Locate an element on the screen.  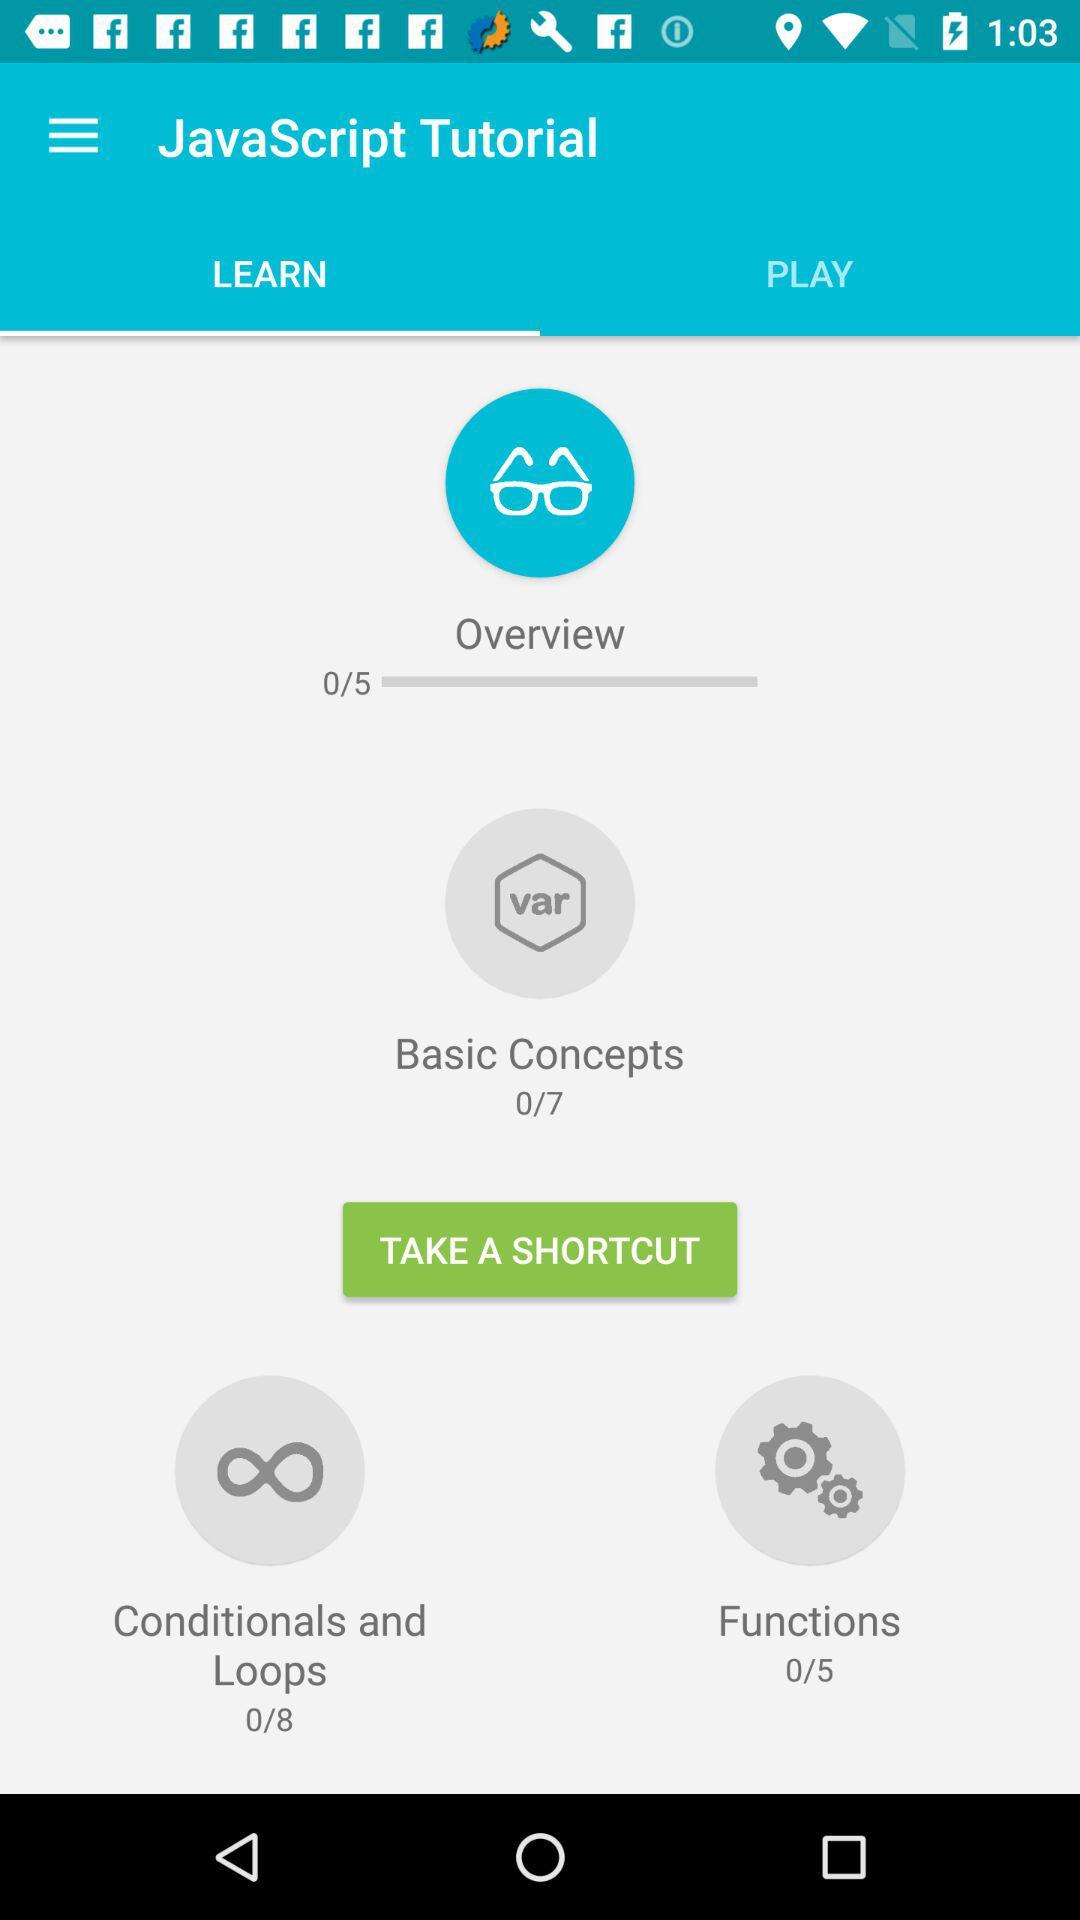
icon above the conditionals and loops item is located at coordinates (72, 135).